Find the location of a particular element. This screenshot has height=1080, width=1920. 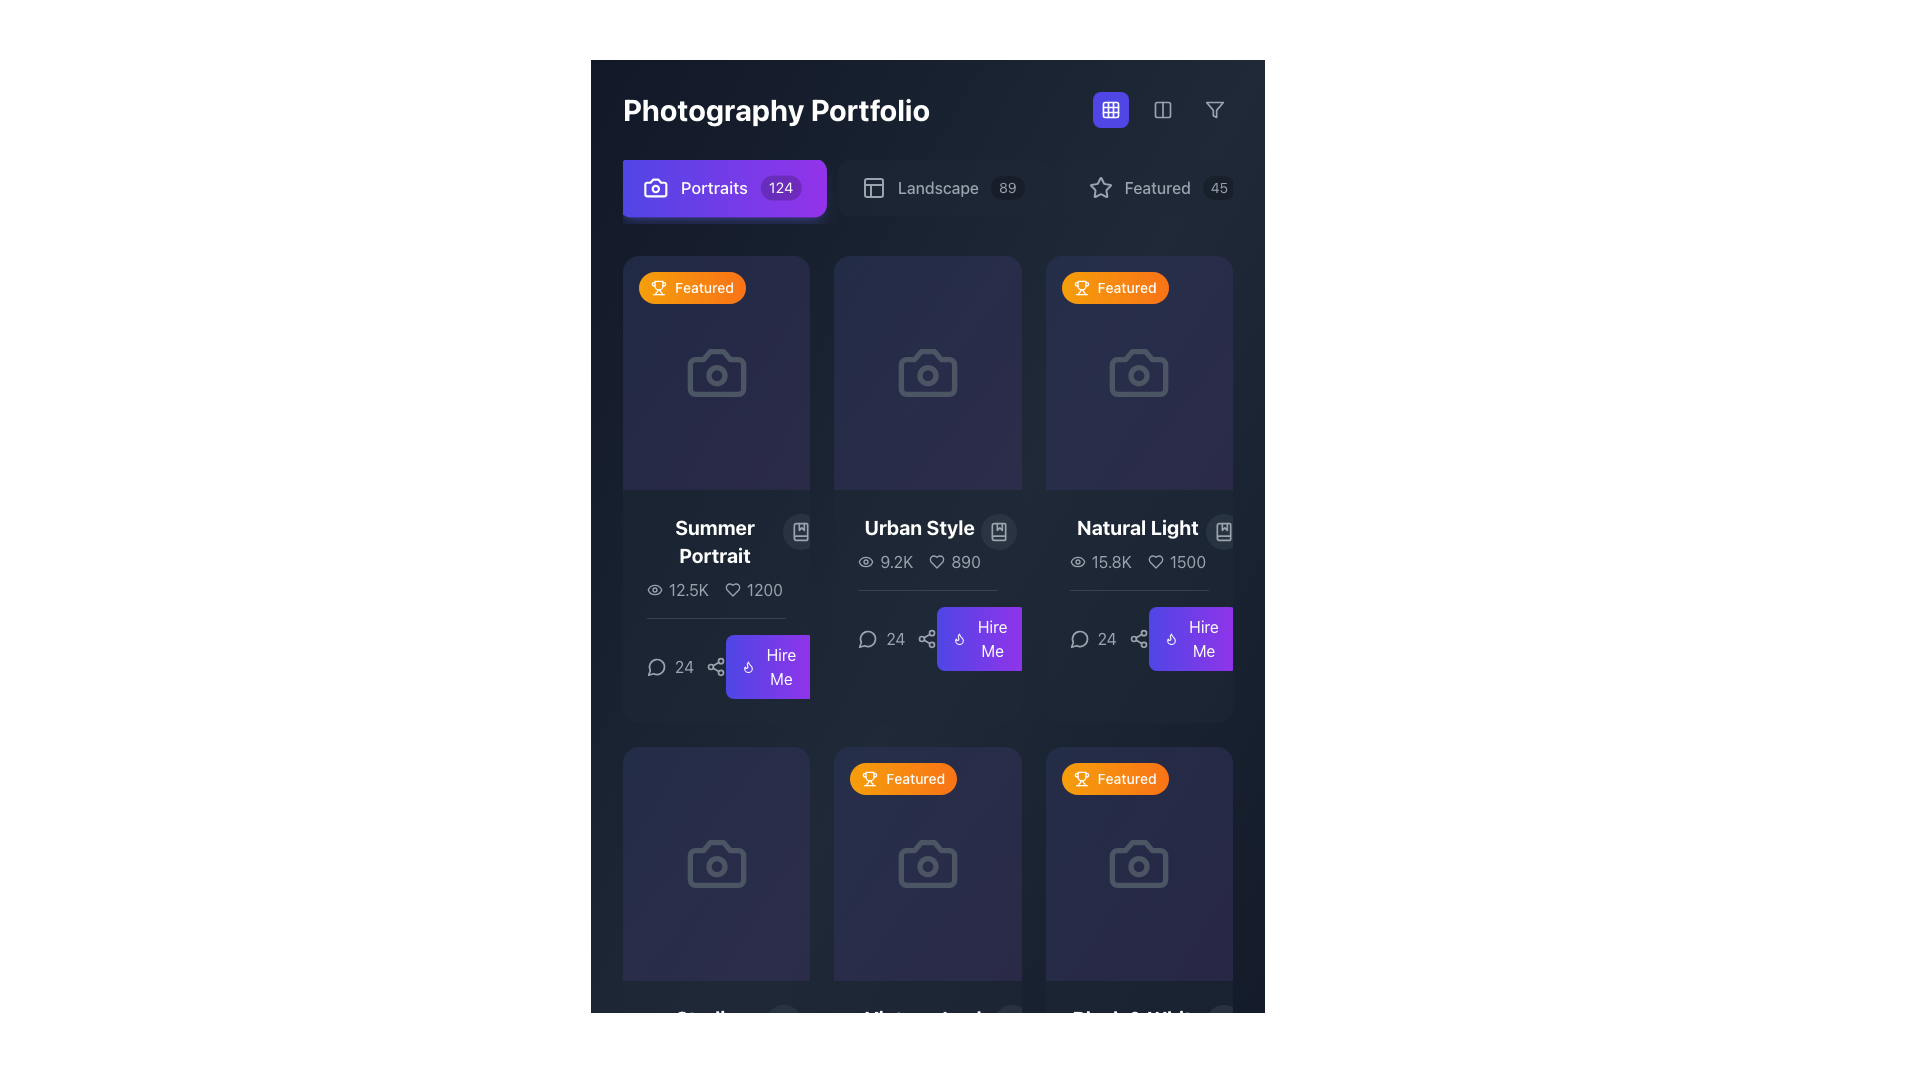

the flame icon within the 'Hire Me' button located at the bottom center of the 'Urban Style' card is located at coordinates (747, 667).